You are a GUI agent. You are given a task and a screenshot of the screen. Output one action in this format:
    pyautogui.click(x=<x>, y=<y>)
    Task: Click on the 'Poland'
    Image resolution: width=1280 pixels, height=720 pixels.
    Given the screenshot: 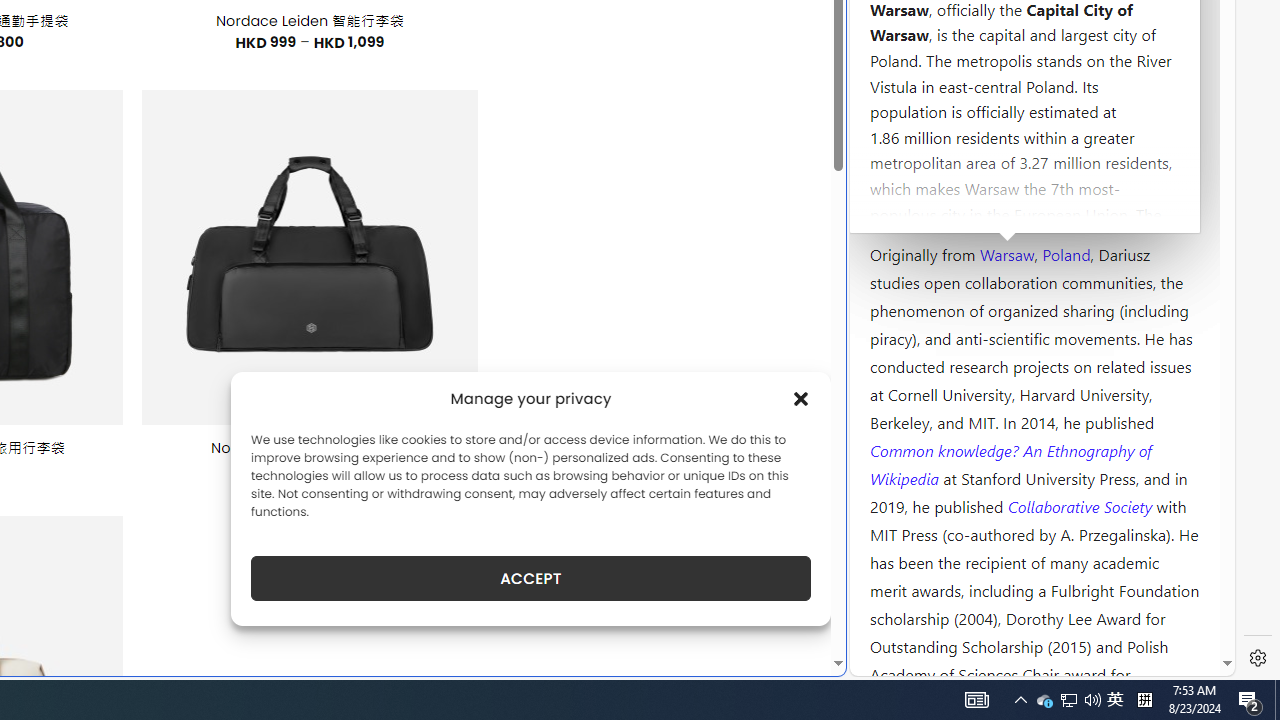 What is the action you would take?
    pyautogui.click(x=1065, y=252)
    